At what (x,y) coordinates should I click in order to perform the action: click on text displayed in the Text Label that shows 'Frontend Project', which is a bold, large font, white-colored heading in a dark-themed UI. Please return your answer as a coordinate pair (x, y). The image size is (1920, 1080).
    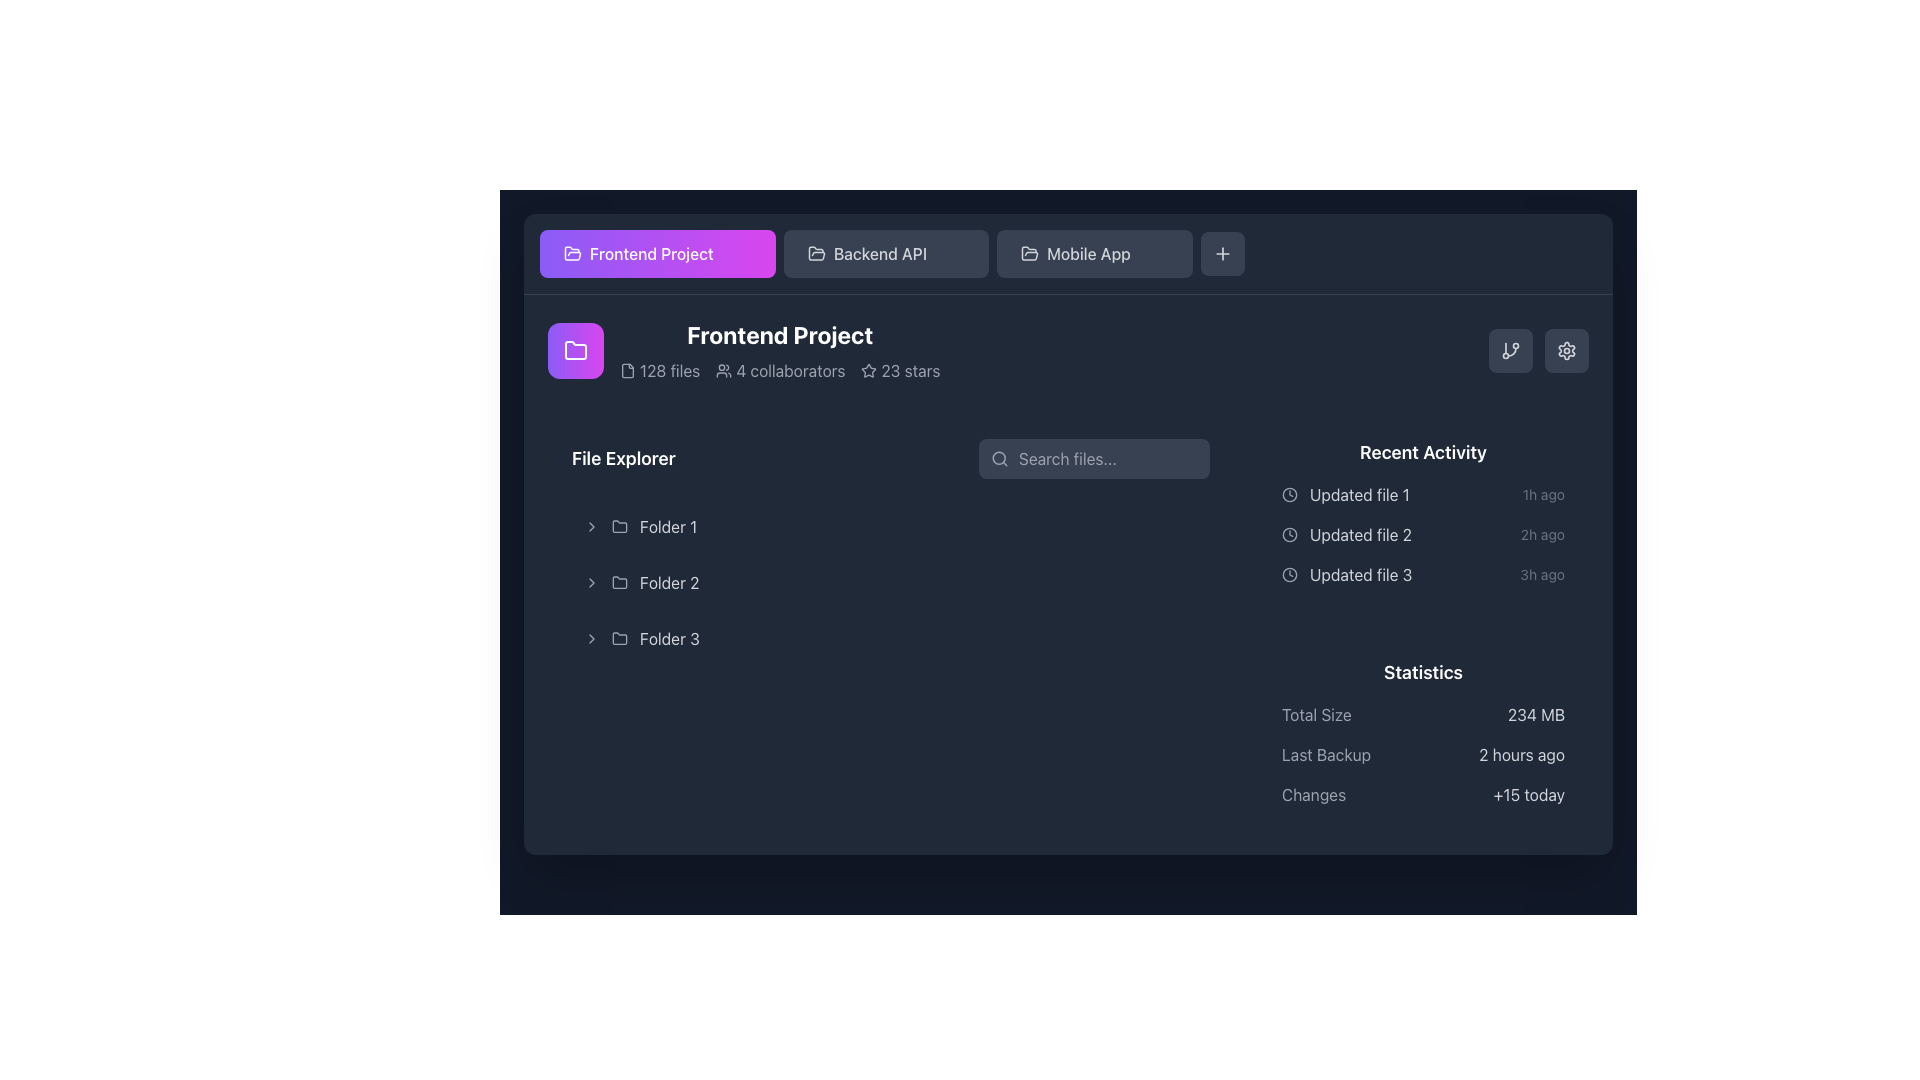
    Looking at the image, I should click on (779, 334).